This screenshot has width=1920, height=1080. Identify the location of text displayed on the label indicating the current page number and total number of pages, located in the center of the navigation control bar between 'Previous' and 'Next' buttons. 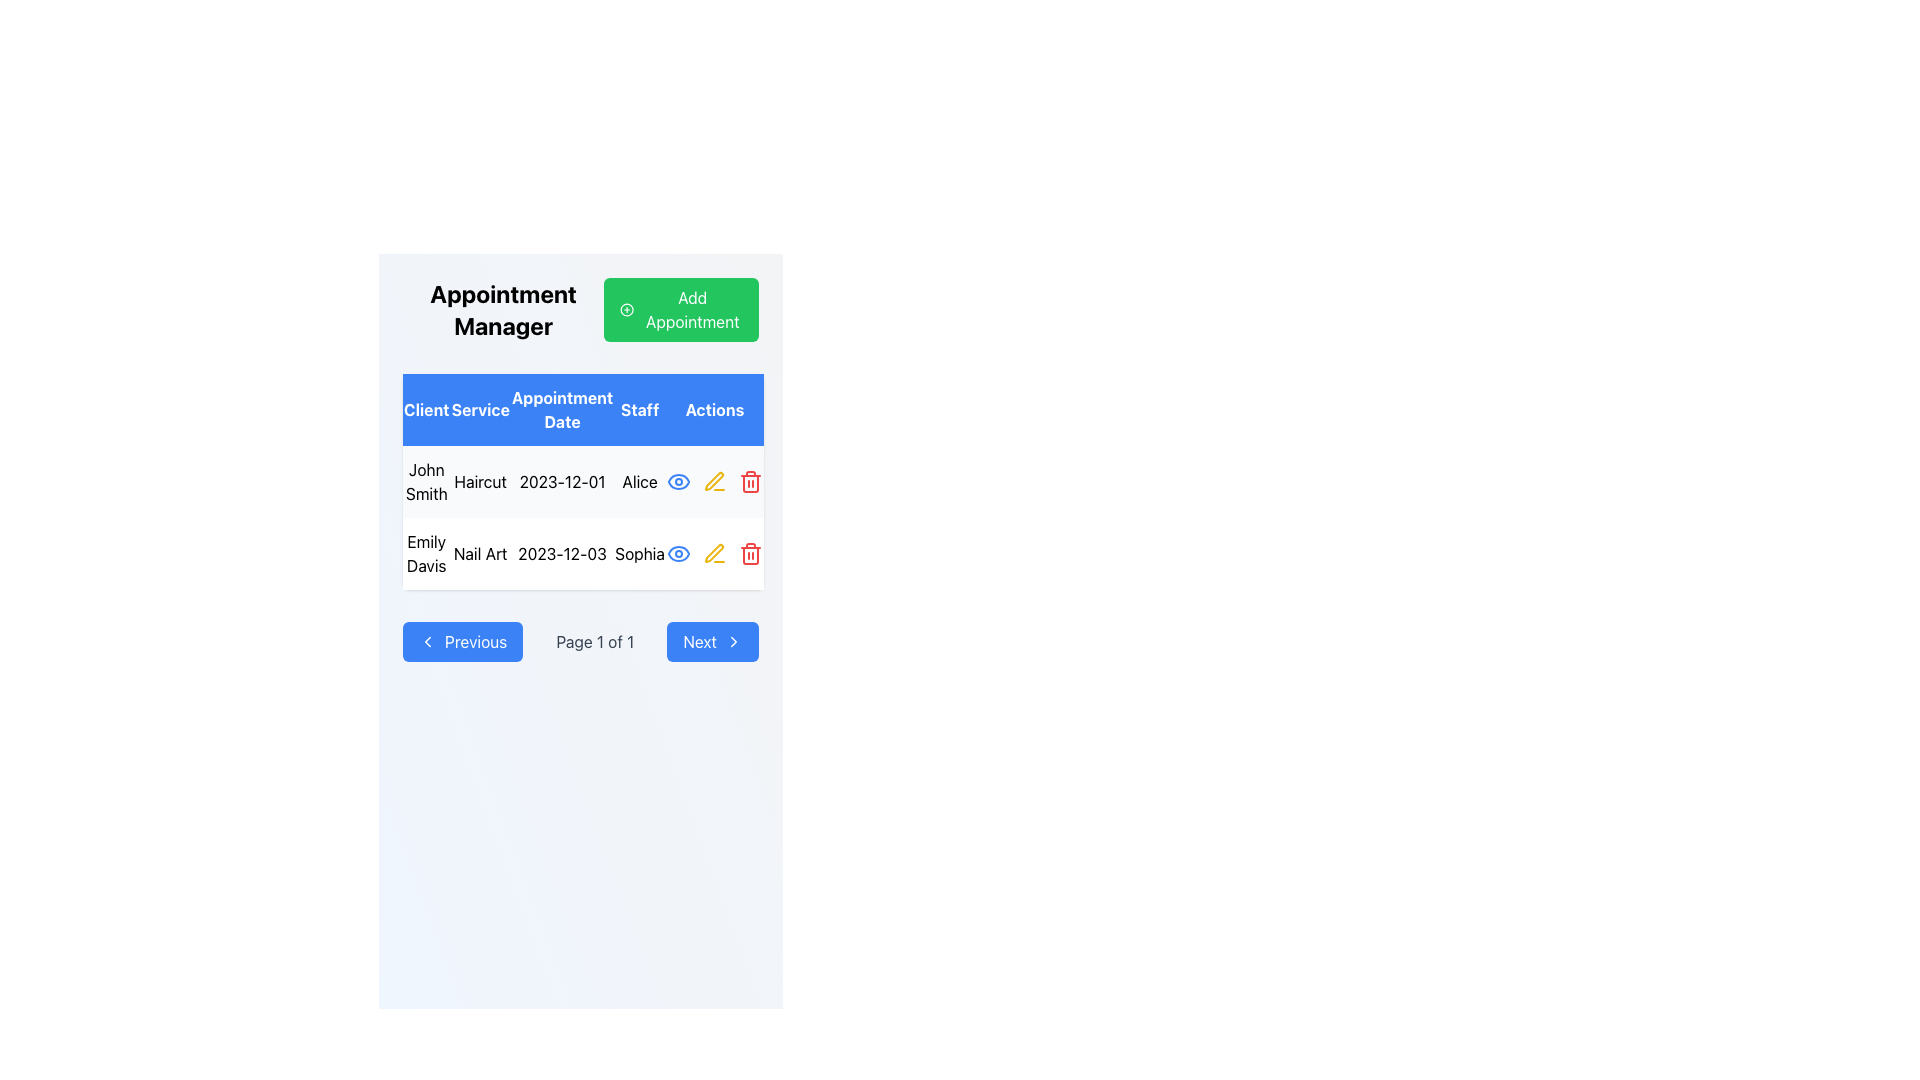
(594, 641).